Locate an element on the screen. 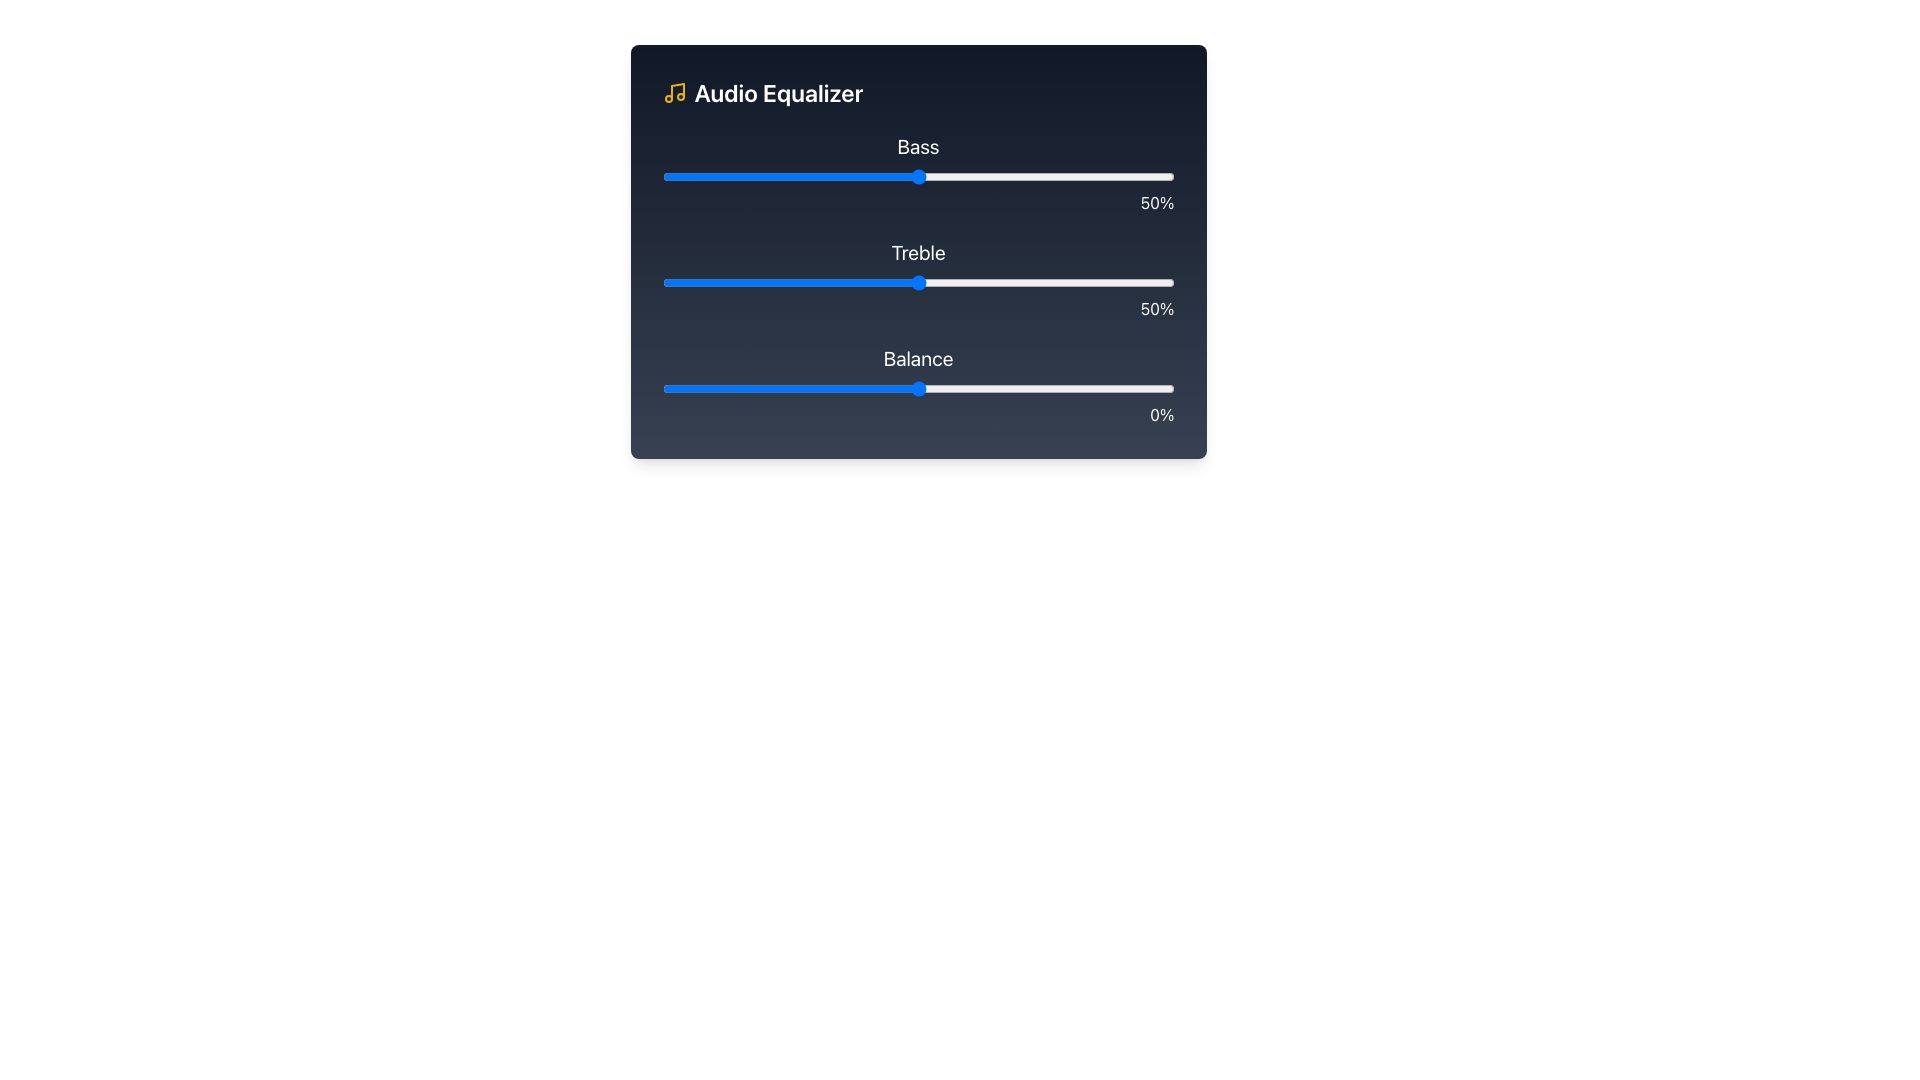 The image size is (1920, 1080). the Bass level is located at coordinates (1123, 176).